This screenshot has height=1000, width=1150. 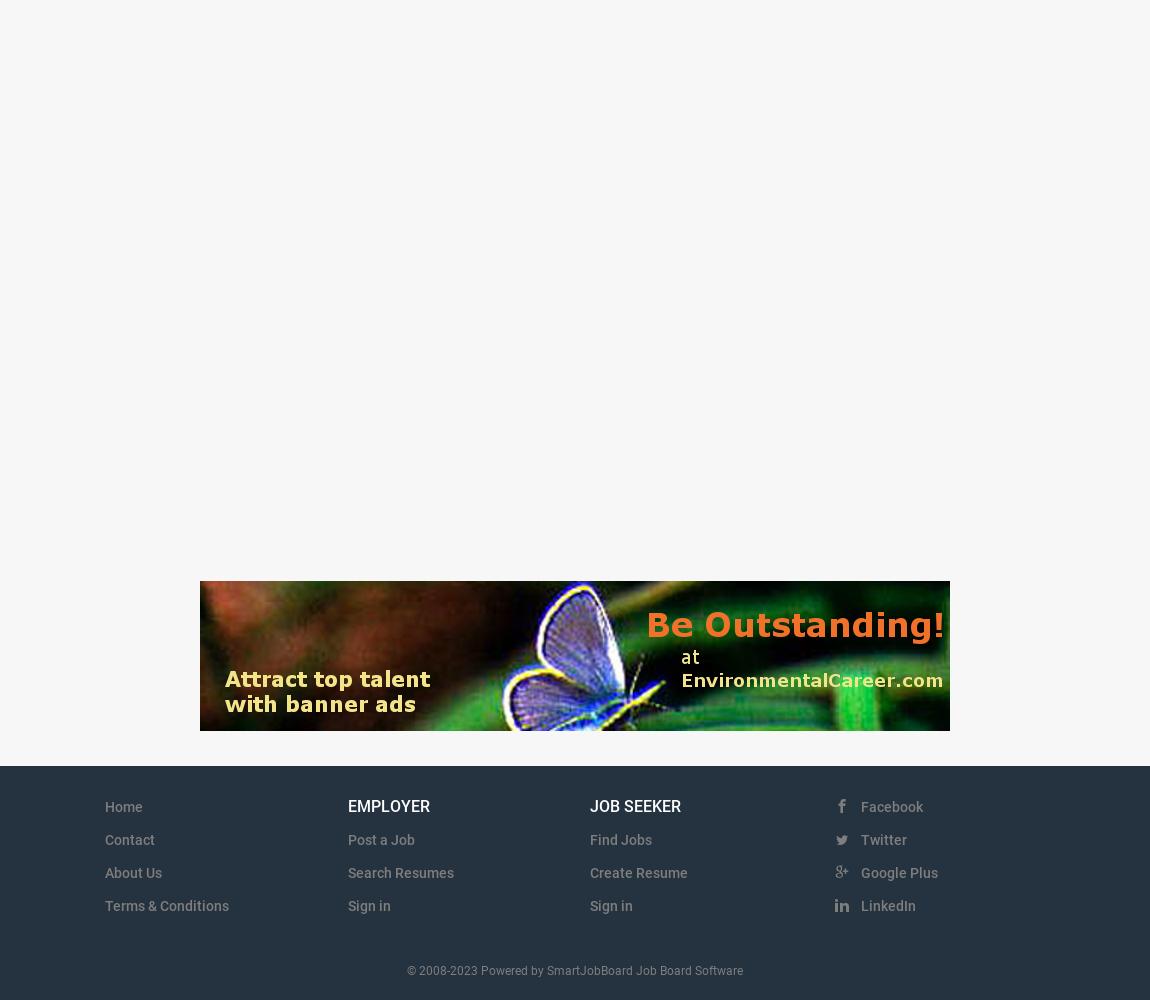 I want to click on 'Employer', so click(x=388, y=806).